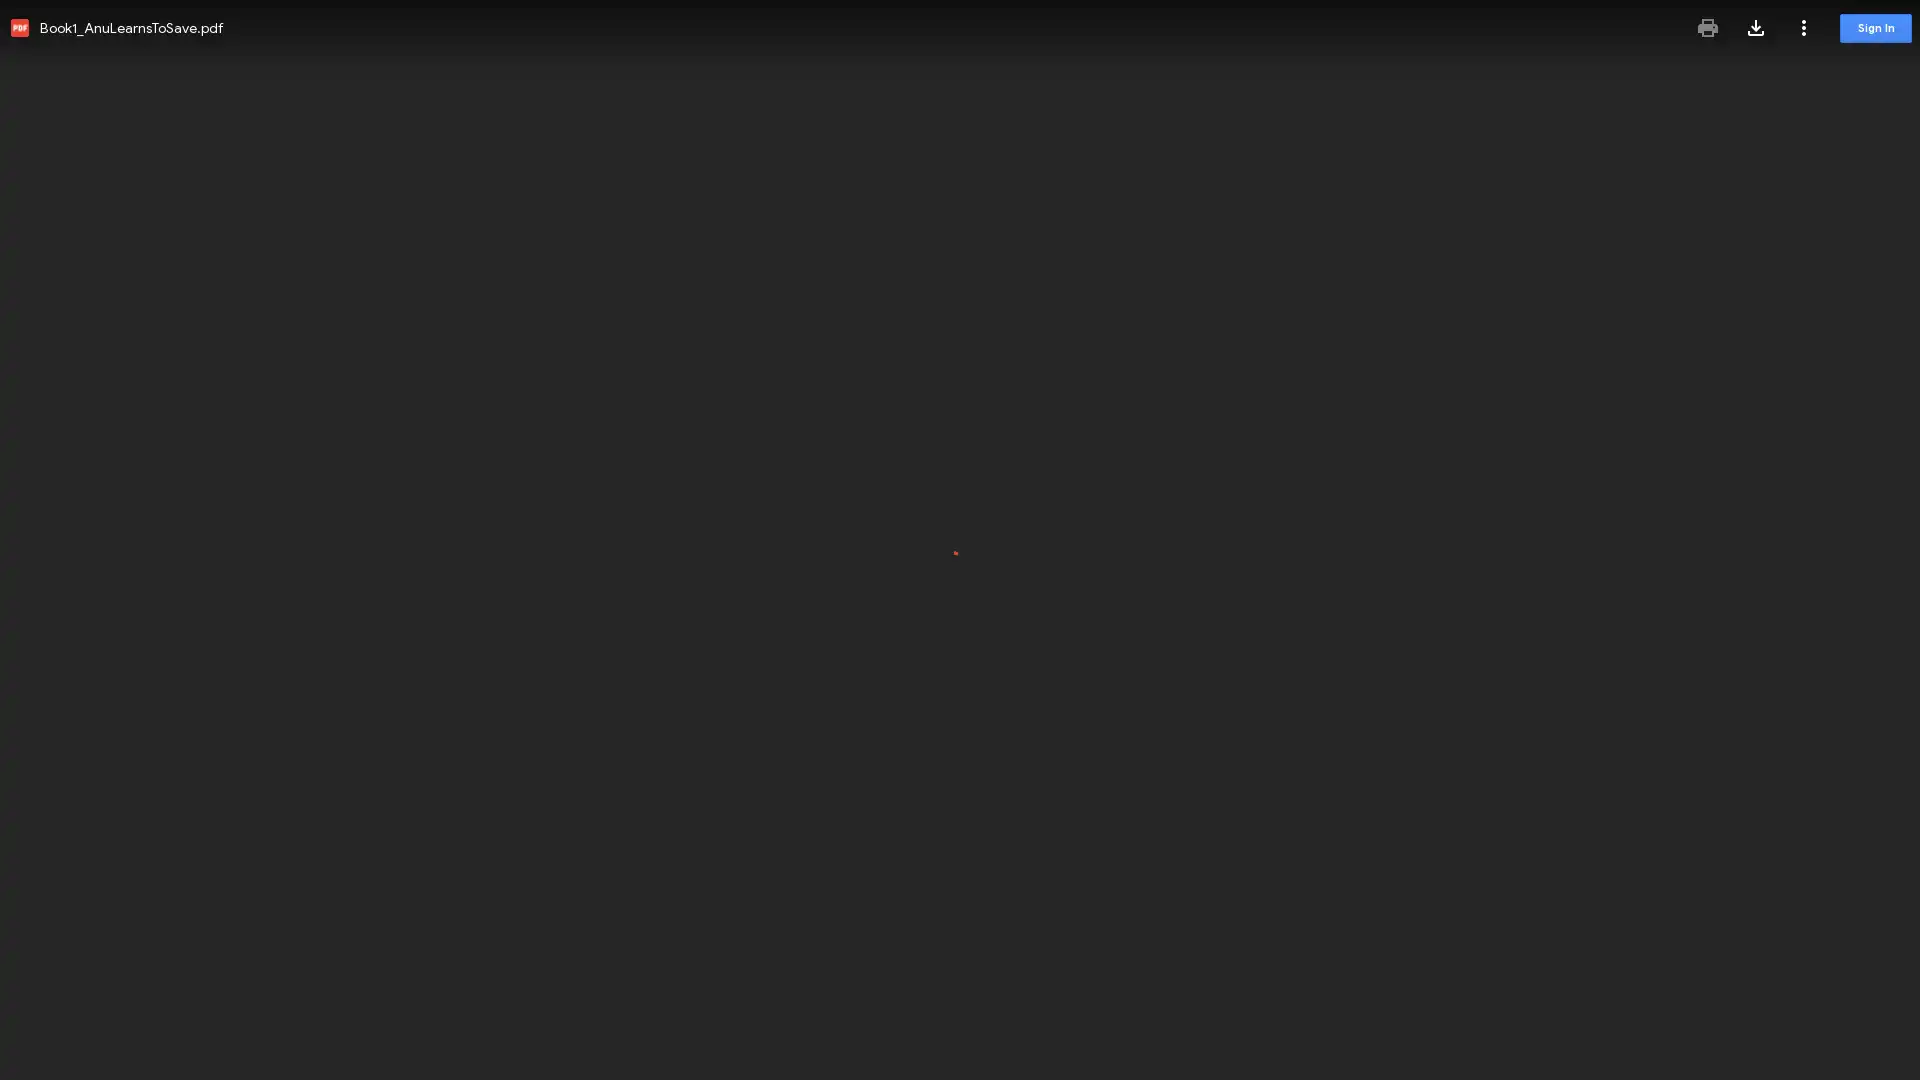 Image resolution: width=1920 pixels, height=1080 pixels. What do you see at coordinates (1707, 27) in the screenshot?
I see `Printing not yet available` at bounding box center [1707, 27].